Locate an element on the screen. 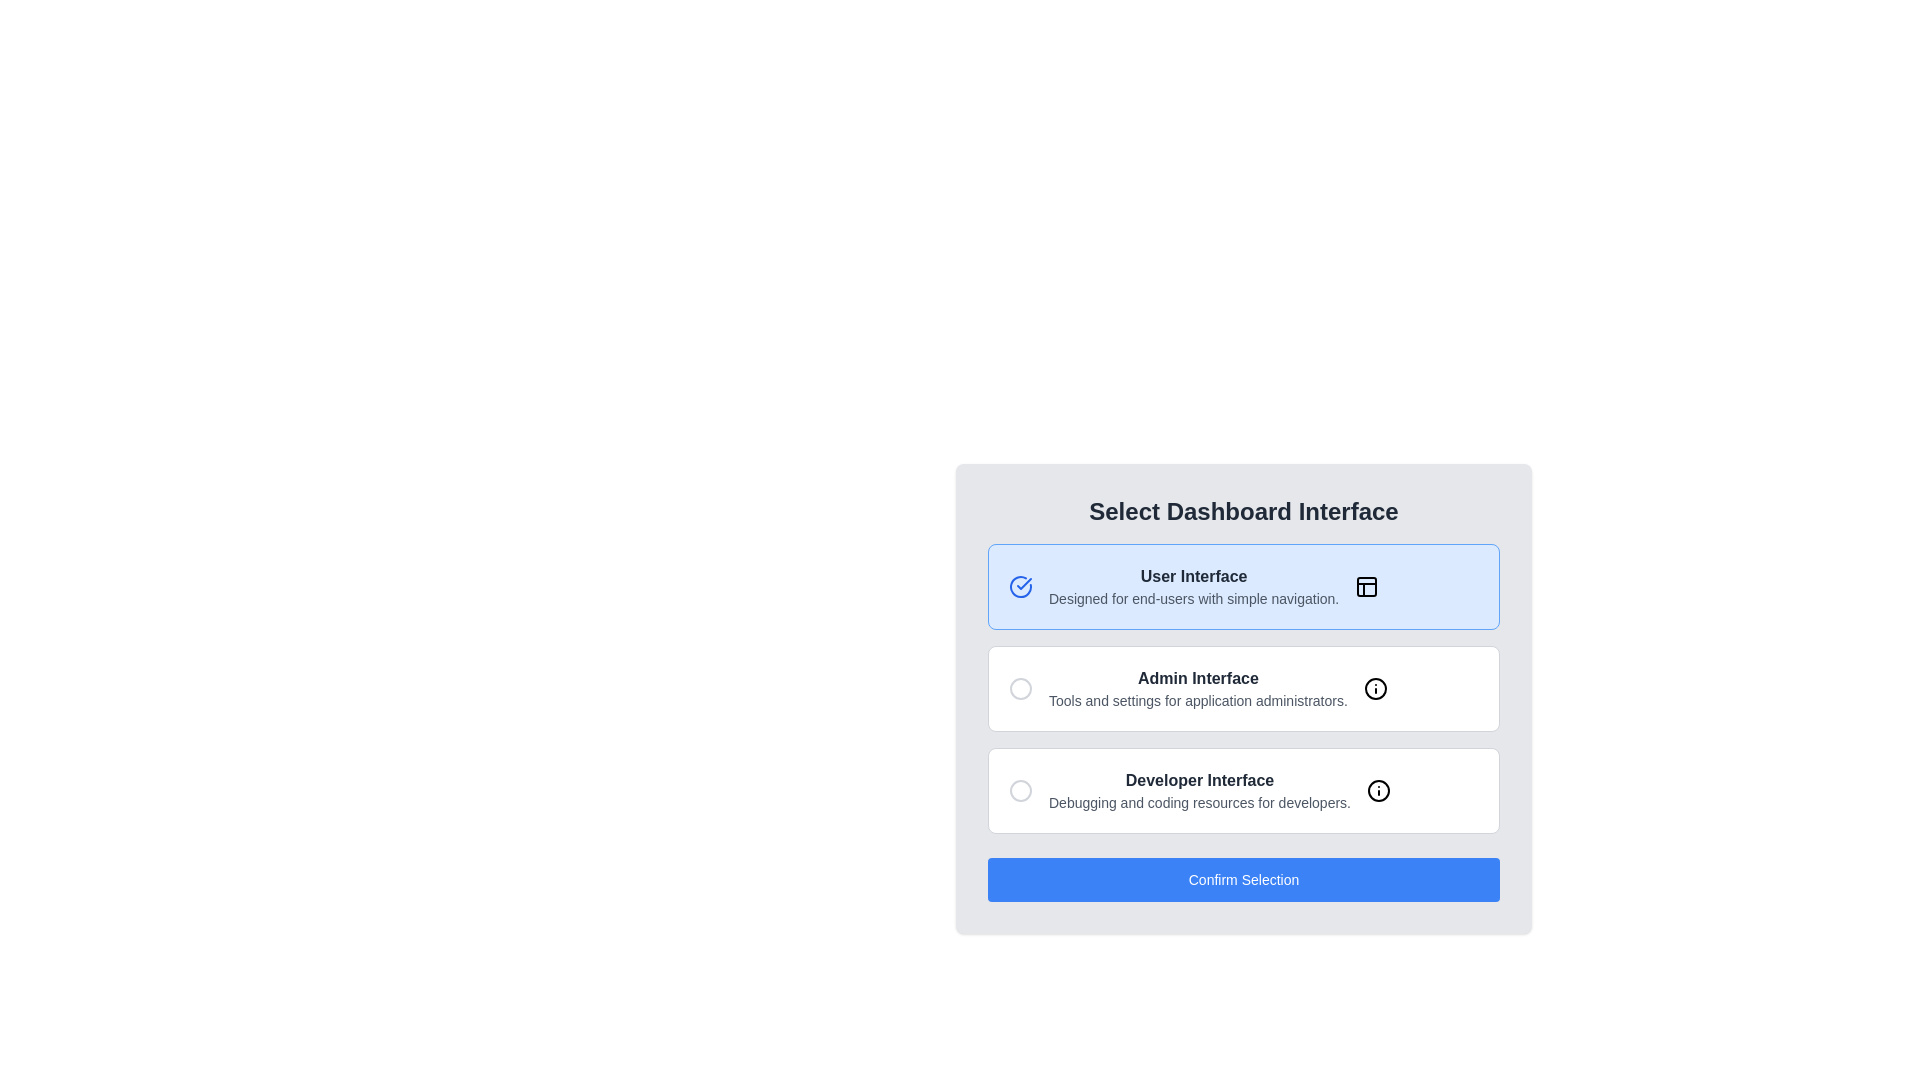 Image resolution: width=1920 pixels, height=1080 pixels. the text label that describes the purpose and features of the 'User Interface' option, which is positioned below the 'User Interface' heading in the selection panel is located at coordinates (1194, 597).